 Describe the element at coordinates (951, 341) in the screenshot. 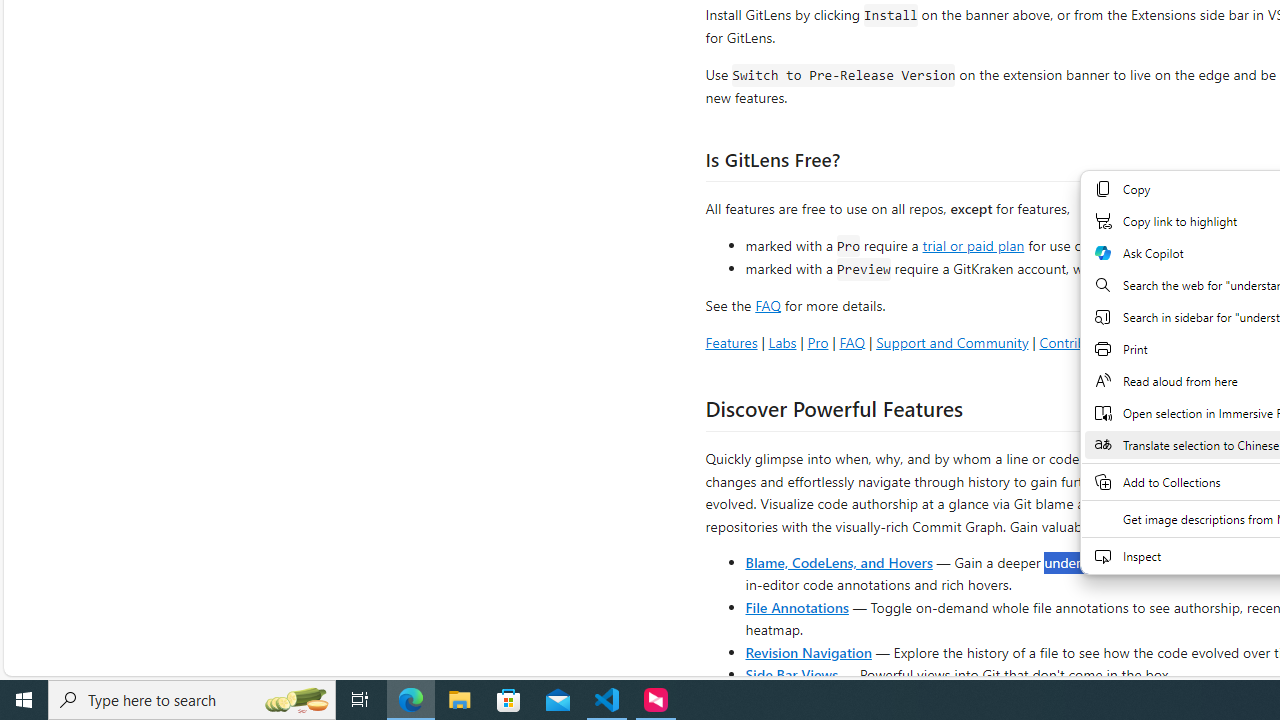

I see `'Support and Community'` at that location.